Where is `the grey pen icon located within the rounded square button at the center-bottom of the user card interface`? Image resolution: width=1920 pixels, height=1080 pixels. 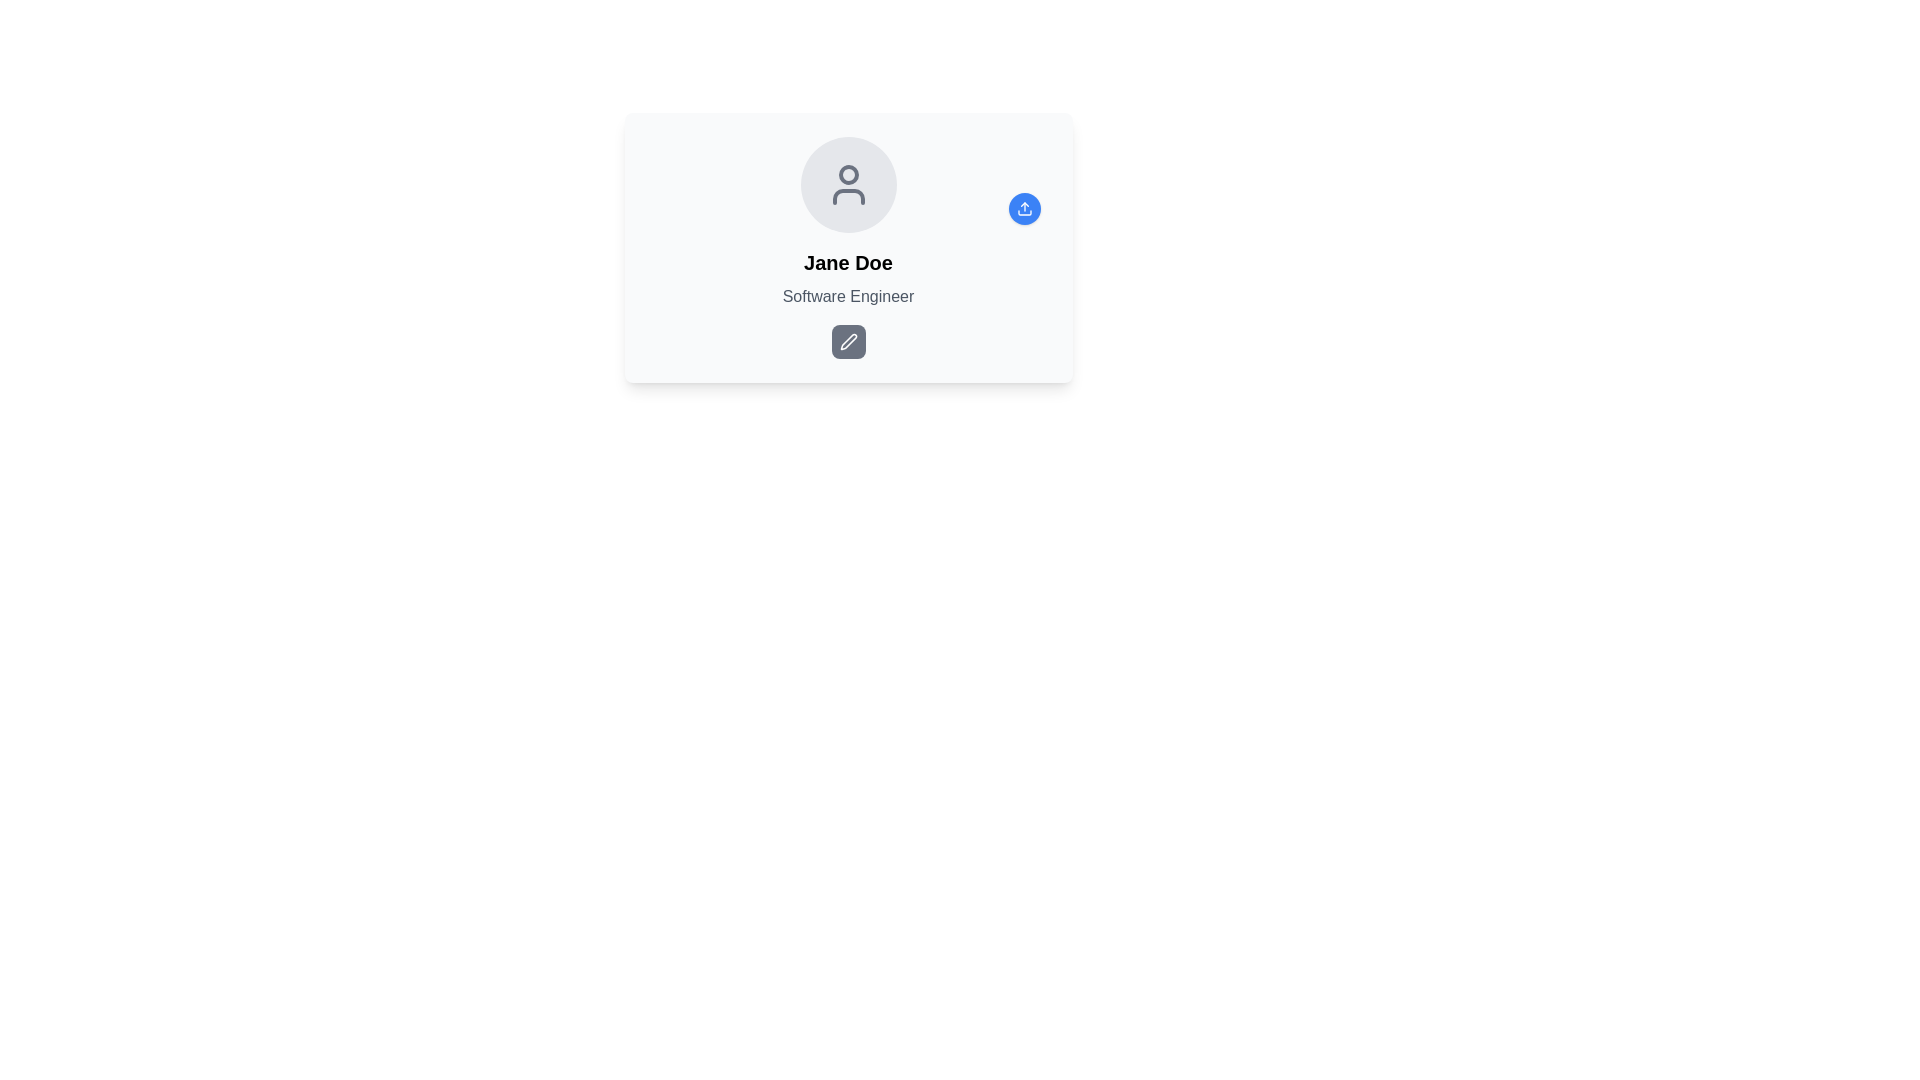 the grey pen icon located within the rounded square button at the center-bottom of the user card interface is located at coordinates (848, 341).